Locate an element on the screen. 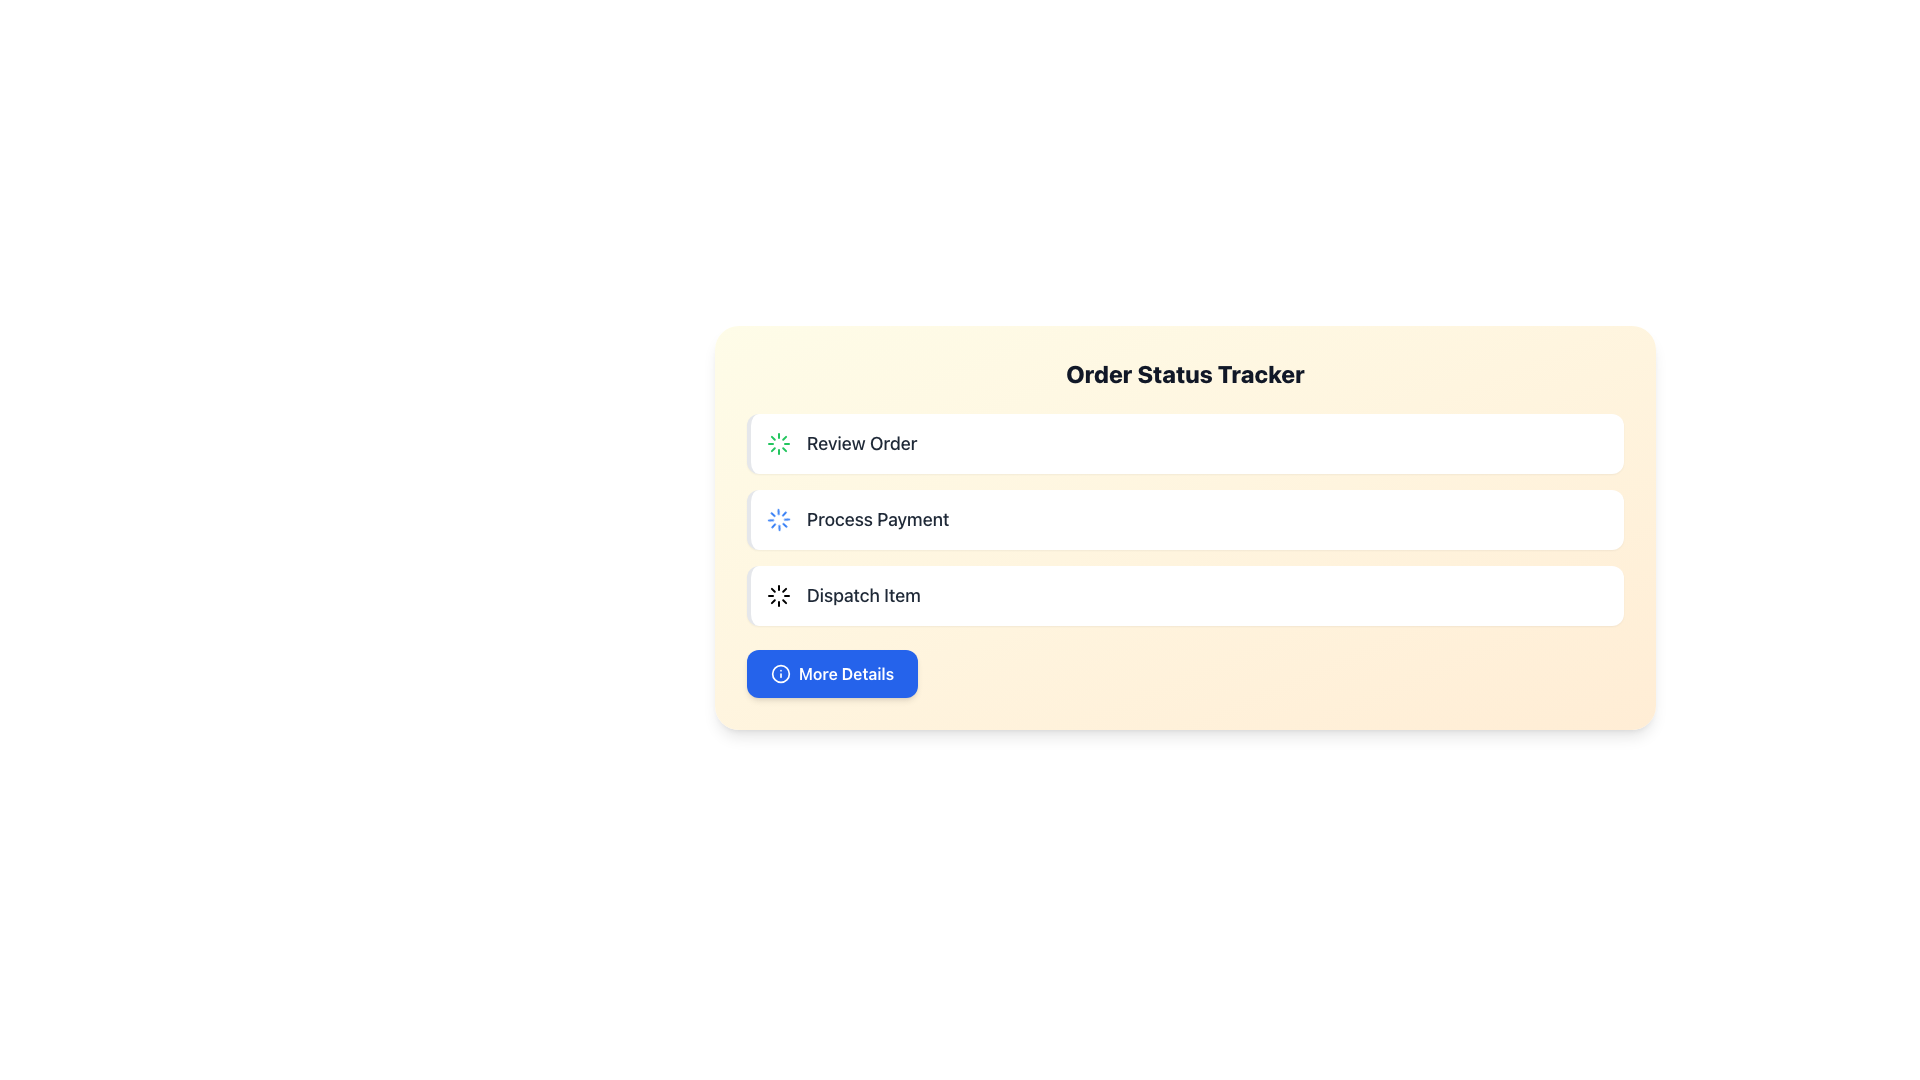 The height and width of the screenshot is (1080, 1920). the 'Process Payment' text label, which is styled with a bold medium-sized font in dark gray, located below the 'Review Order' step is located at coordinates (878, 519).